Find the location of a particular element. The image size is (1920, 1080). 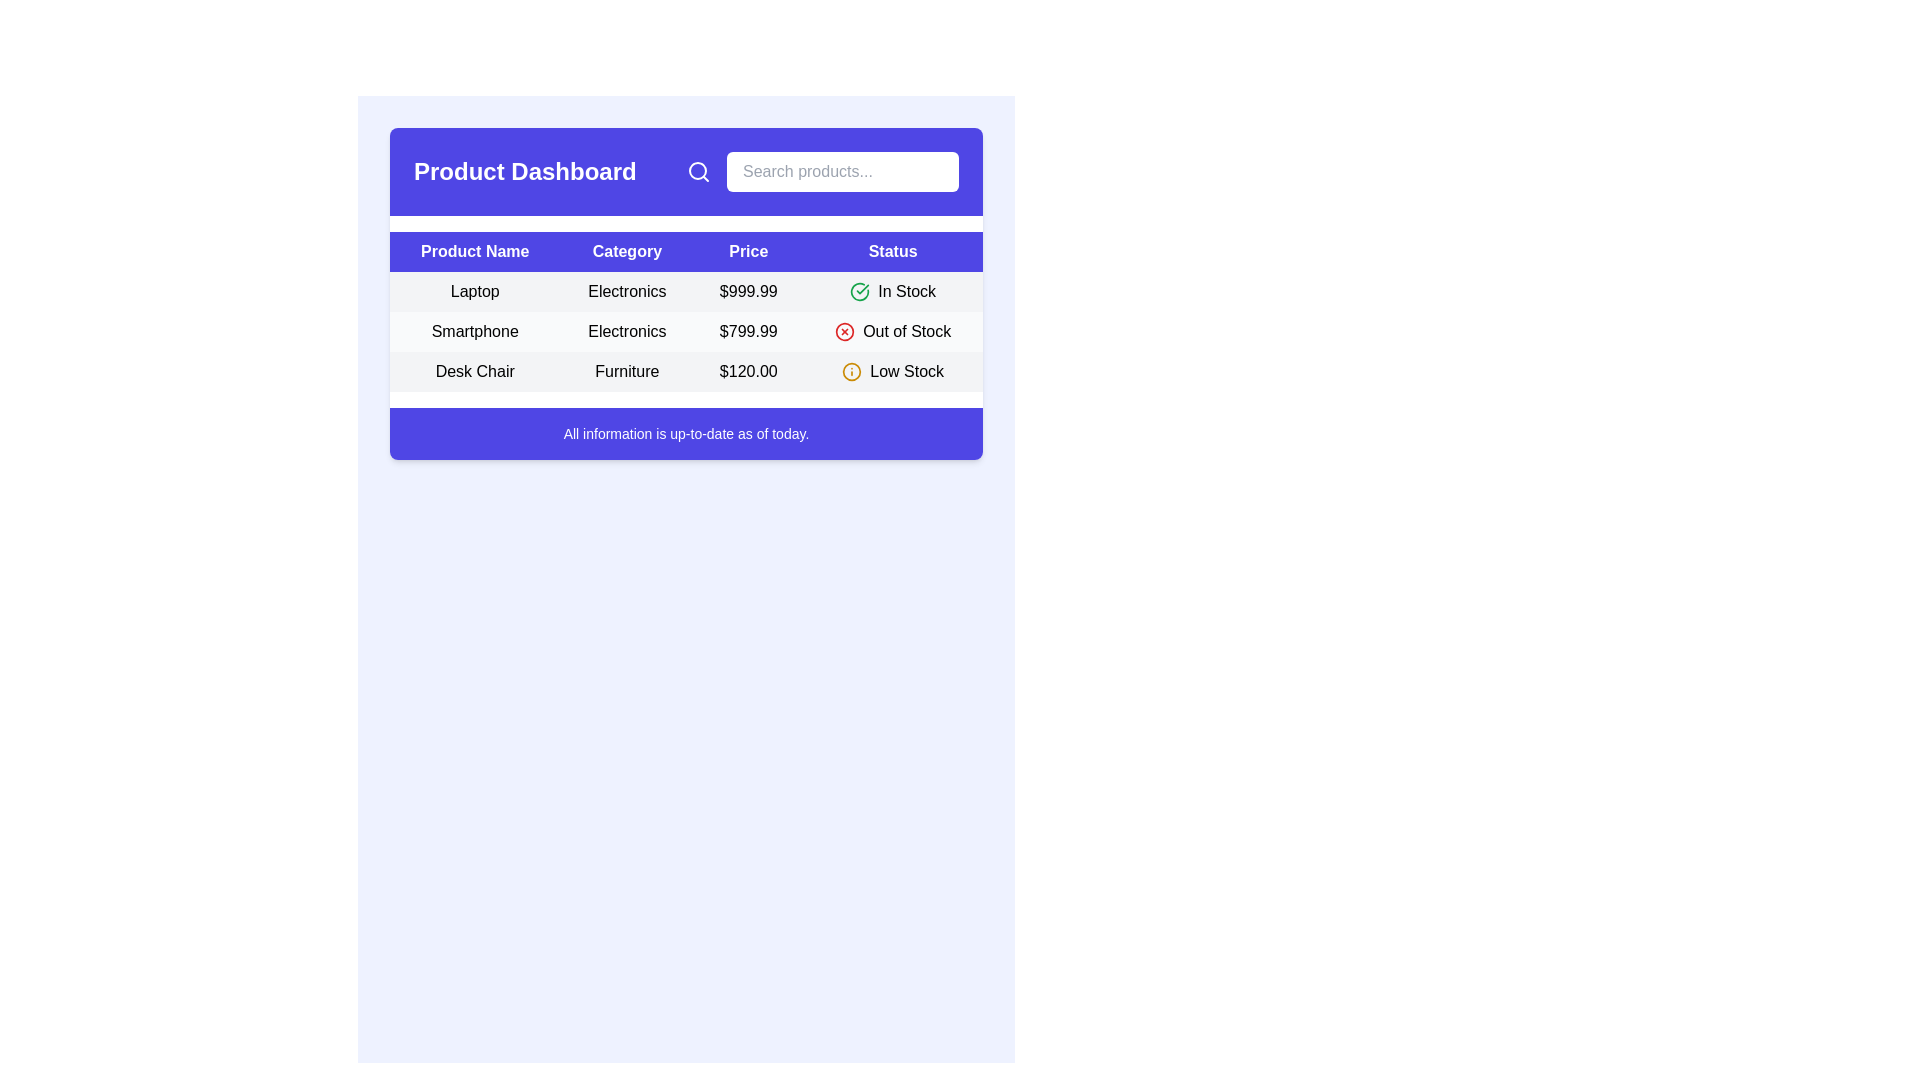

the 'Product Name' header text label, which is the first column header in the table, located in the upper left corner of the header row is located at coordinates (474, 250).